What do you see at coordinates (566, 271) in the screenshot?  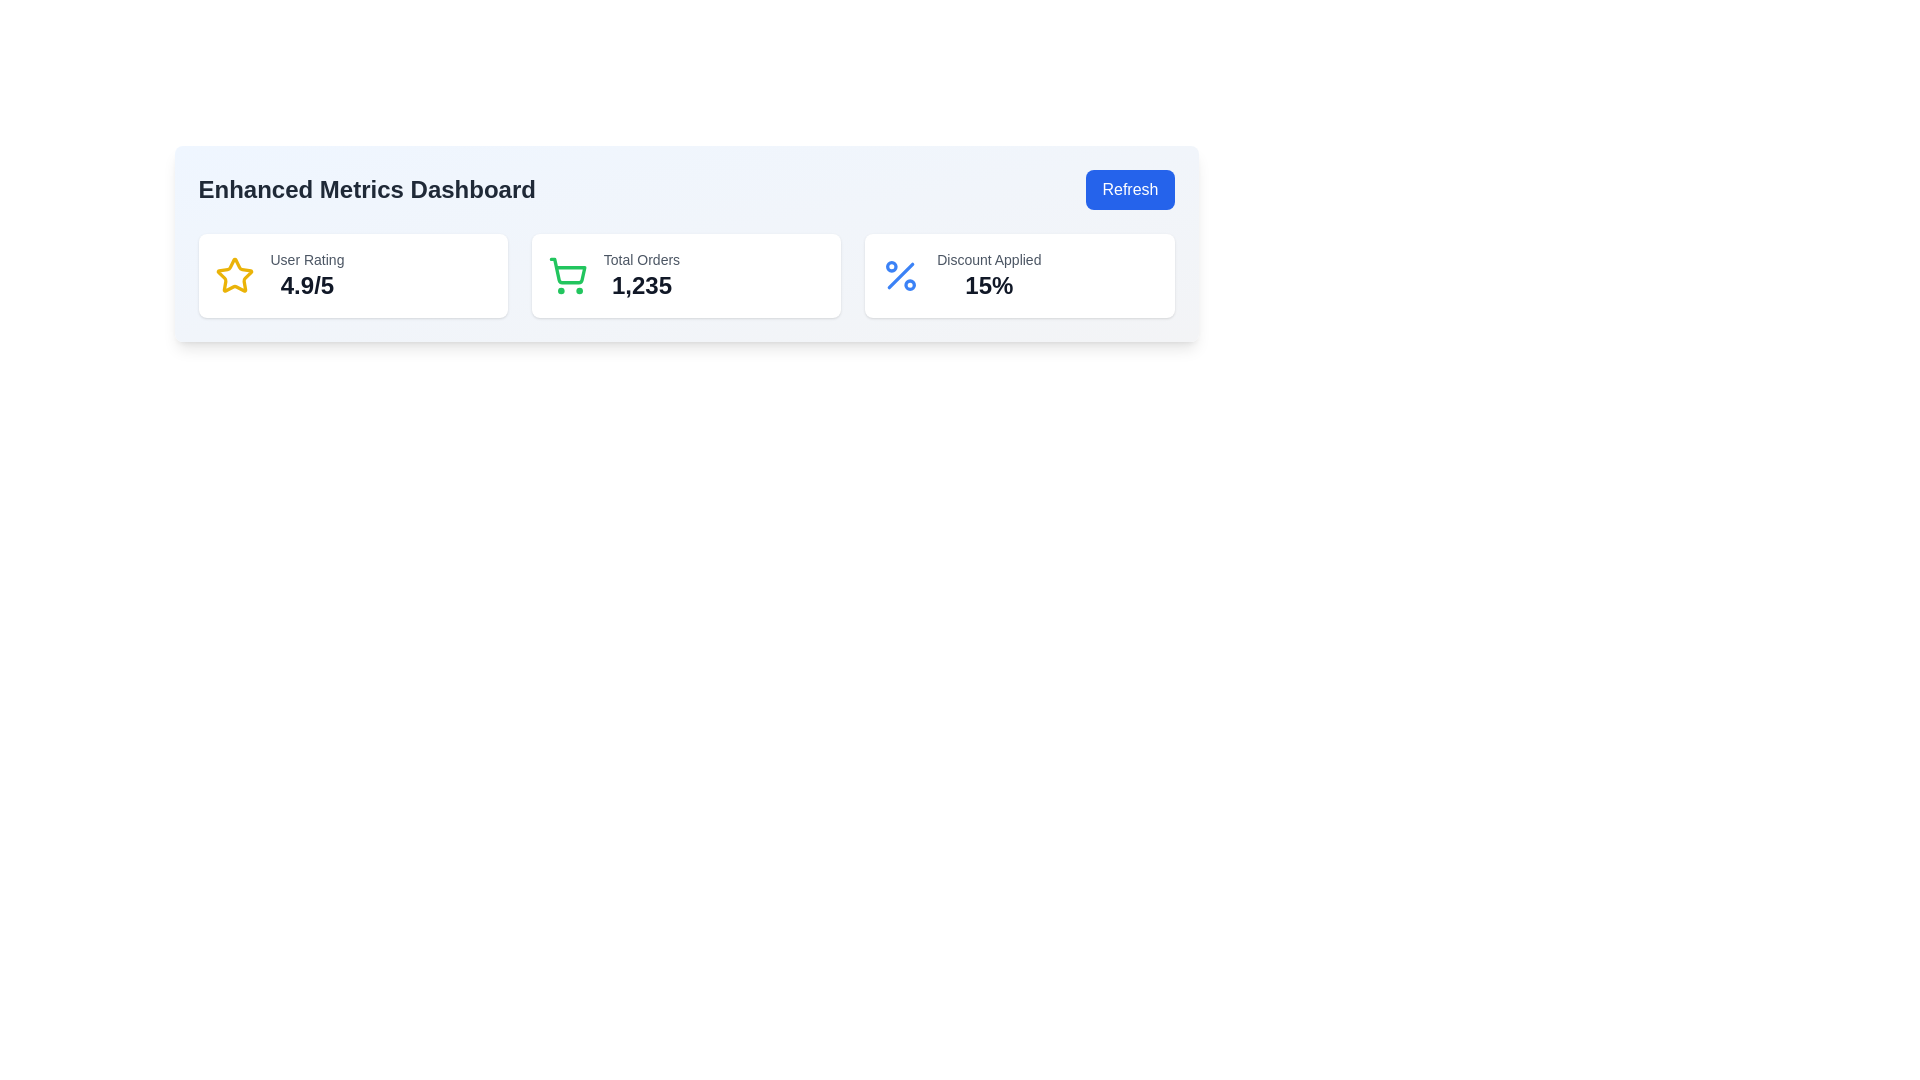 I see `the shopping cart icon in the second card labeled 'Total Orders' on the Enhanced Metrics Dashboard` at bounding box center [566, 271].